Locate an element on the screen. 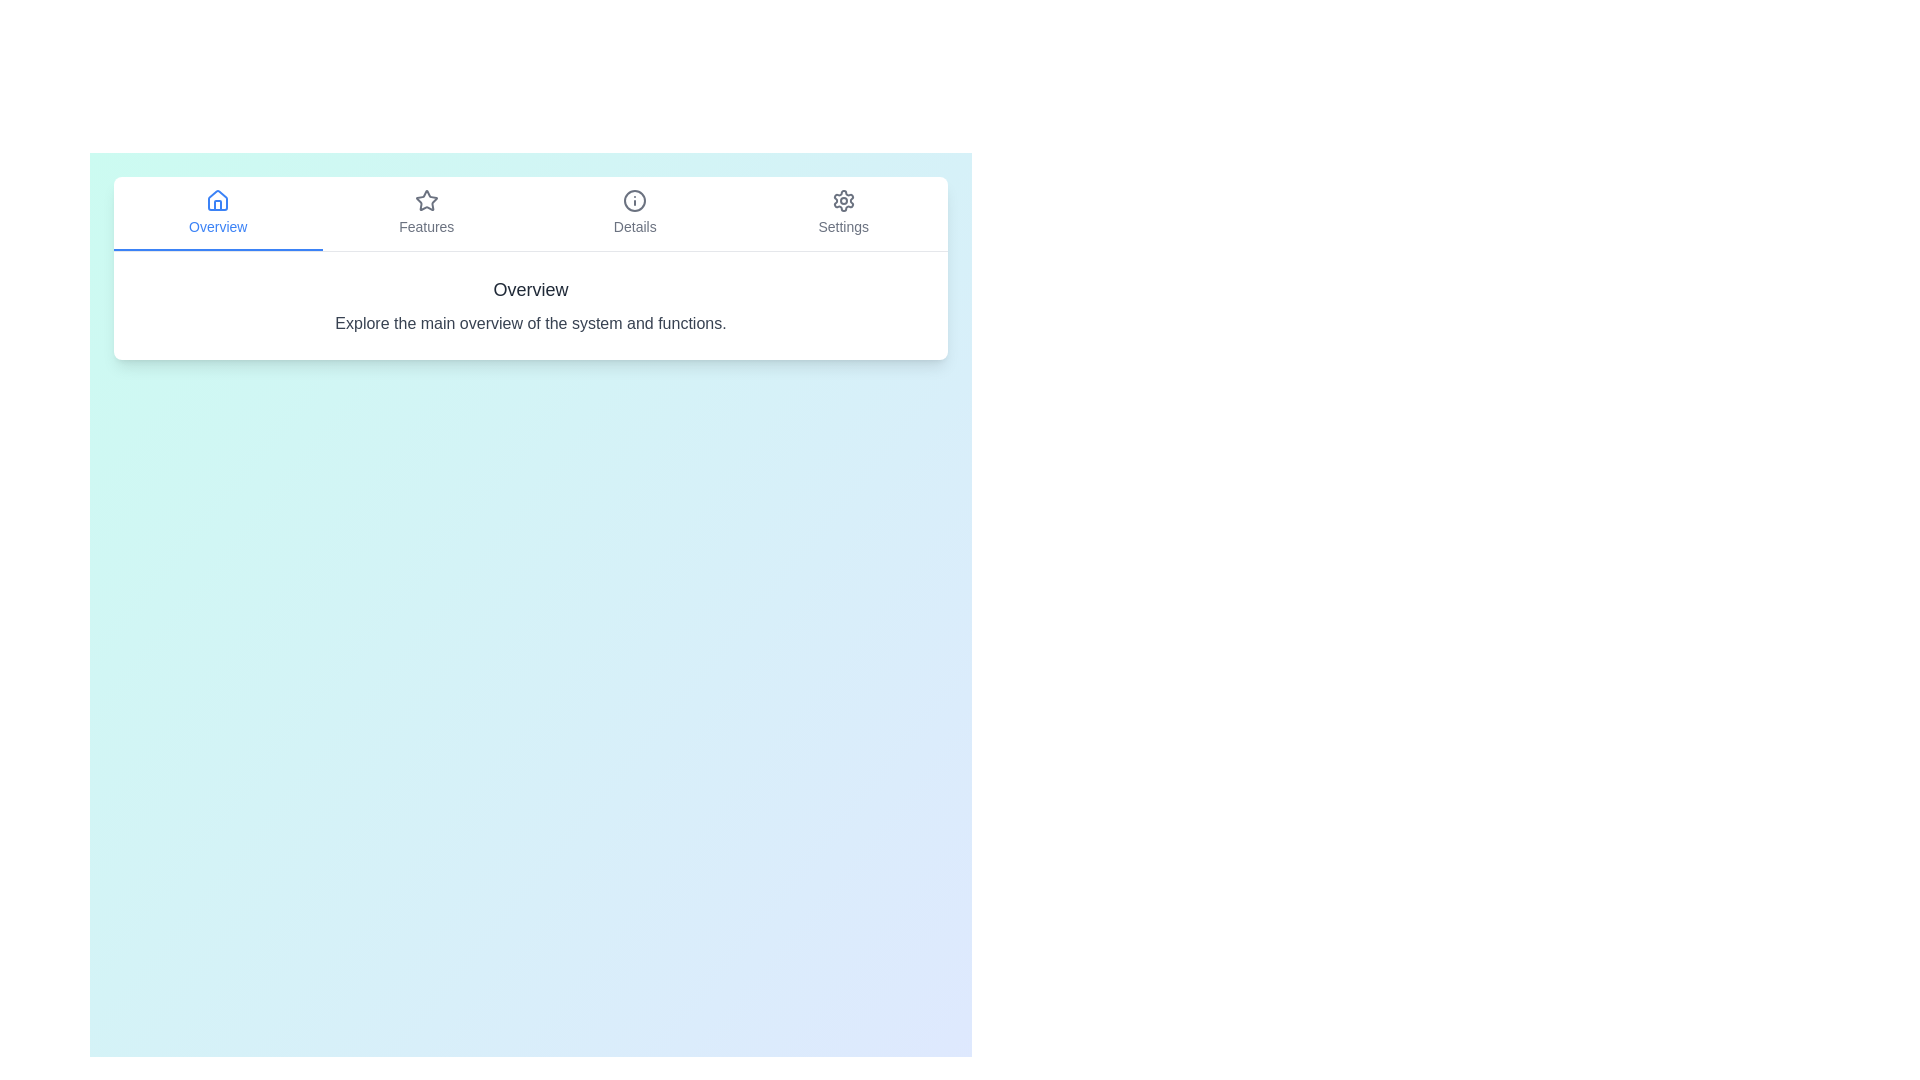 The width and height of the screenshot is (1920, 1080). the tab labeled Settings is located at coordinates (843, 213).